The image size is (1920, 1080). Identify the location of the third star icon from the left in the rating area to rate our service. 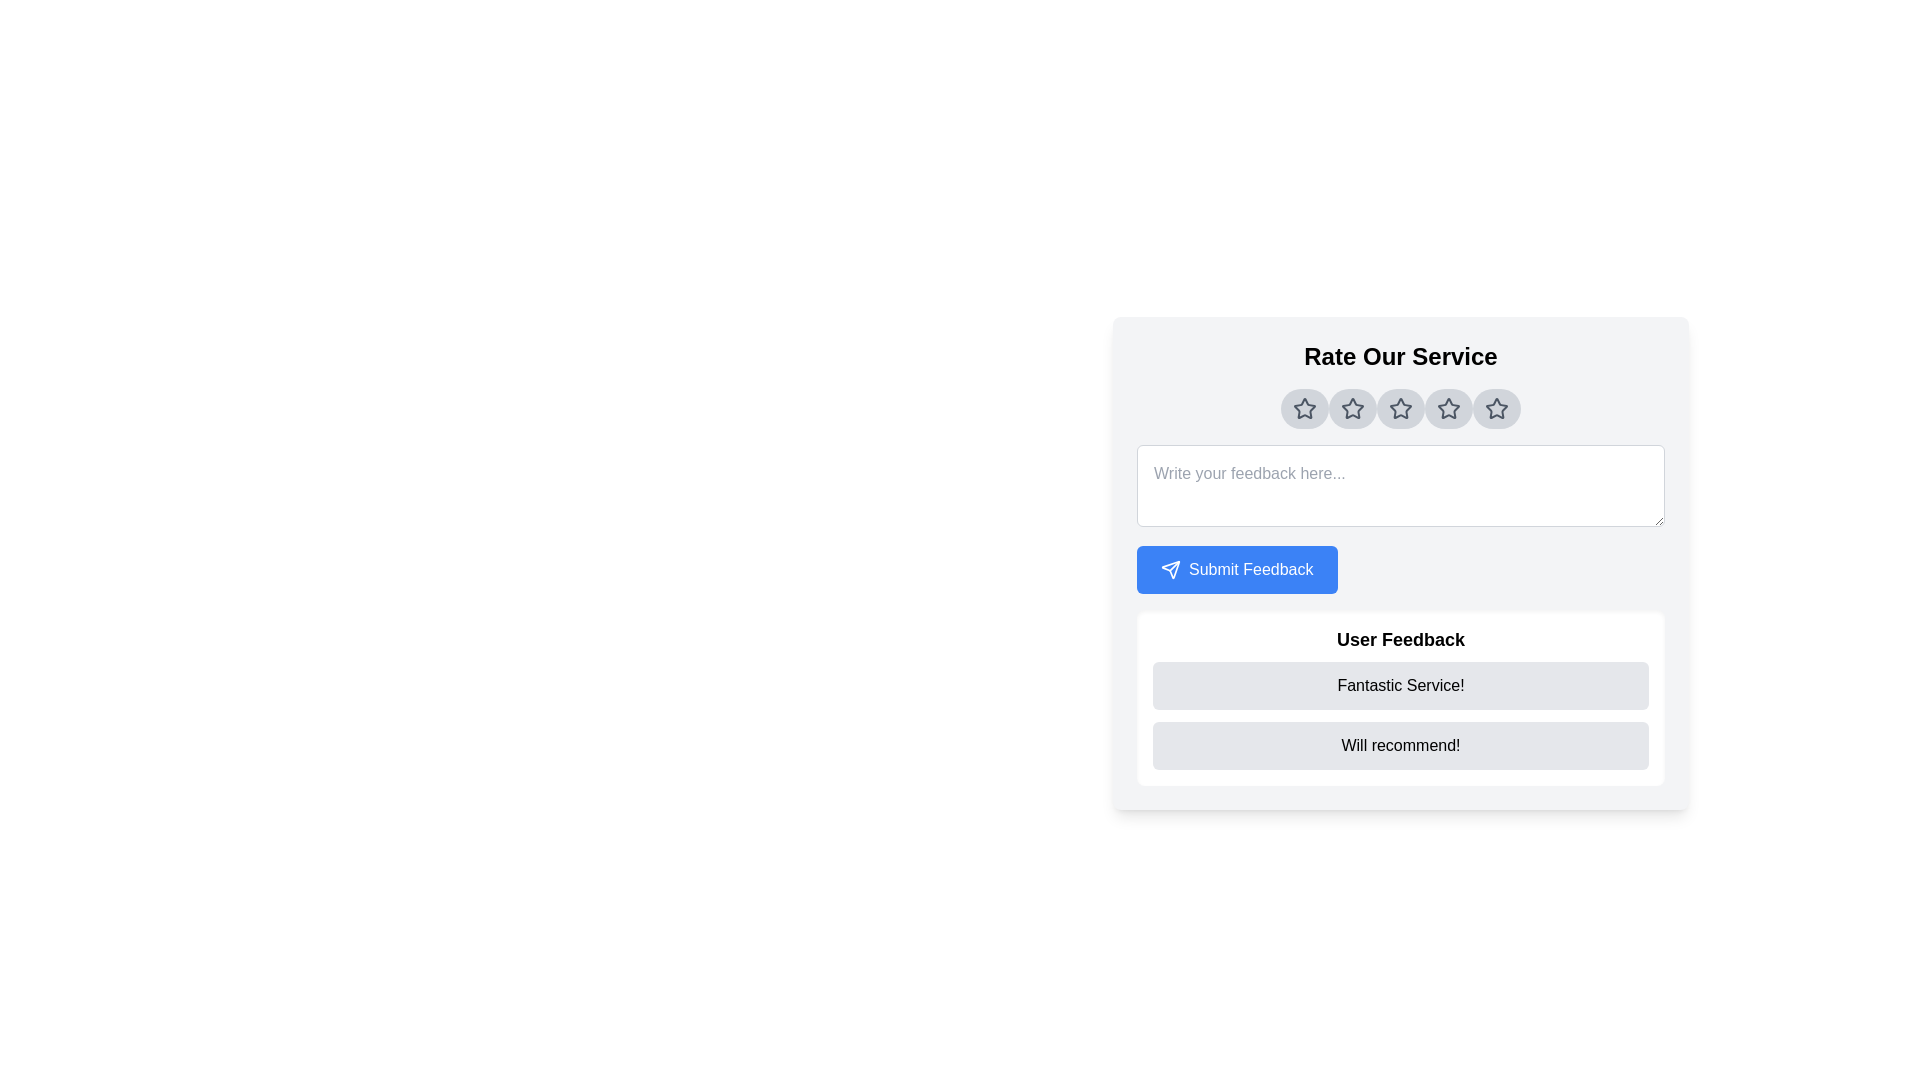
(1400, 407).